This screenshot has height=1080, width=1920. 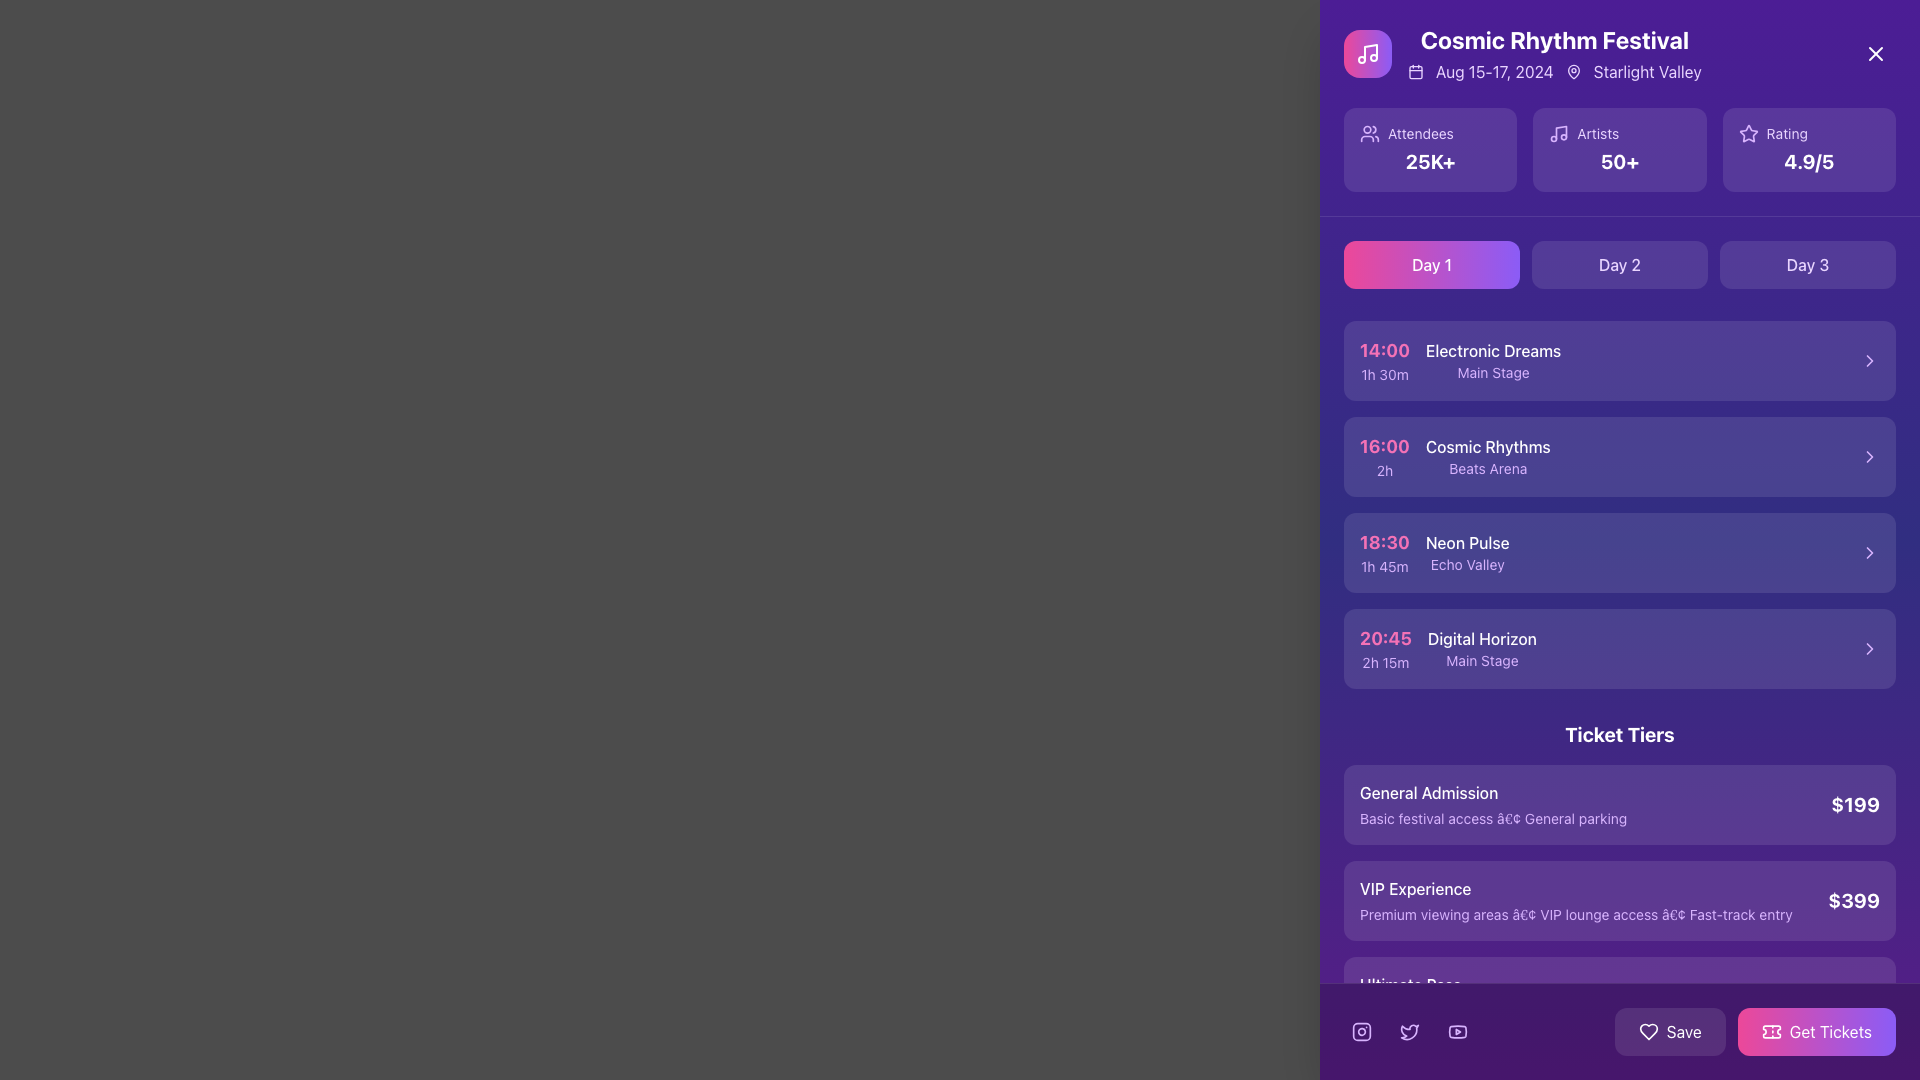 What do you see at coordinates (1488, 456) in the screenshot?
I see `the event listing for 'Cosmic Rhythms' located in the second event slot of the festival schedule for 'Day 1'` at bounding box center [1488, 456].